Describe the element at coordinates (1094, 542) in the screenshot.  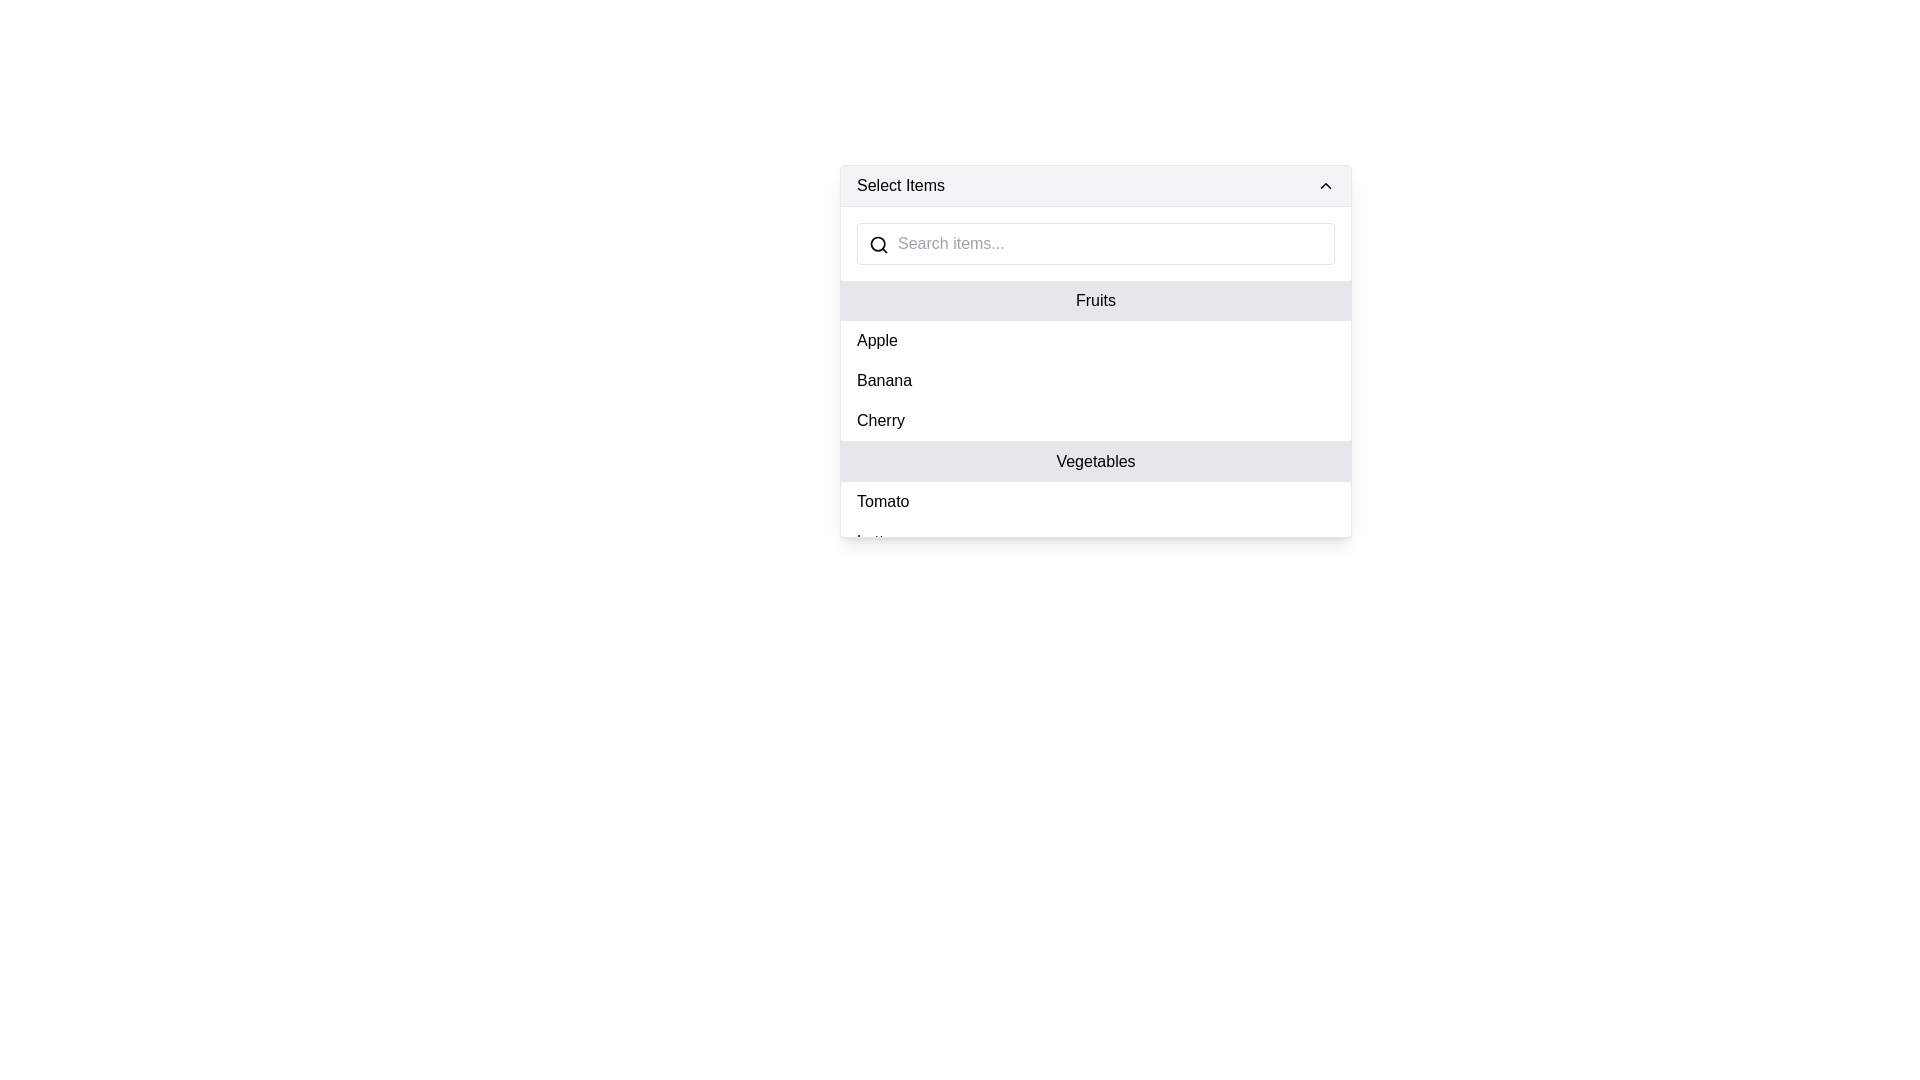
I see `the 'Lettuce' list item element, which is the second item under the 'Vegetables' section of a dropdown menu` at that location.